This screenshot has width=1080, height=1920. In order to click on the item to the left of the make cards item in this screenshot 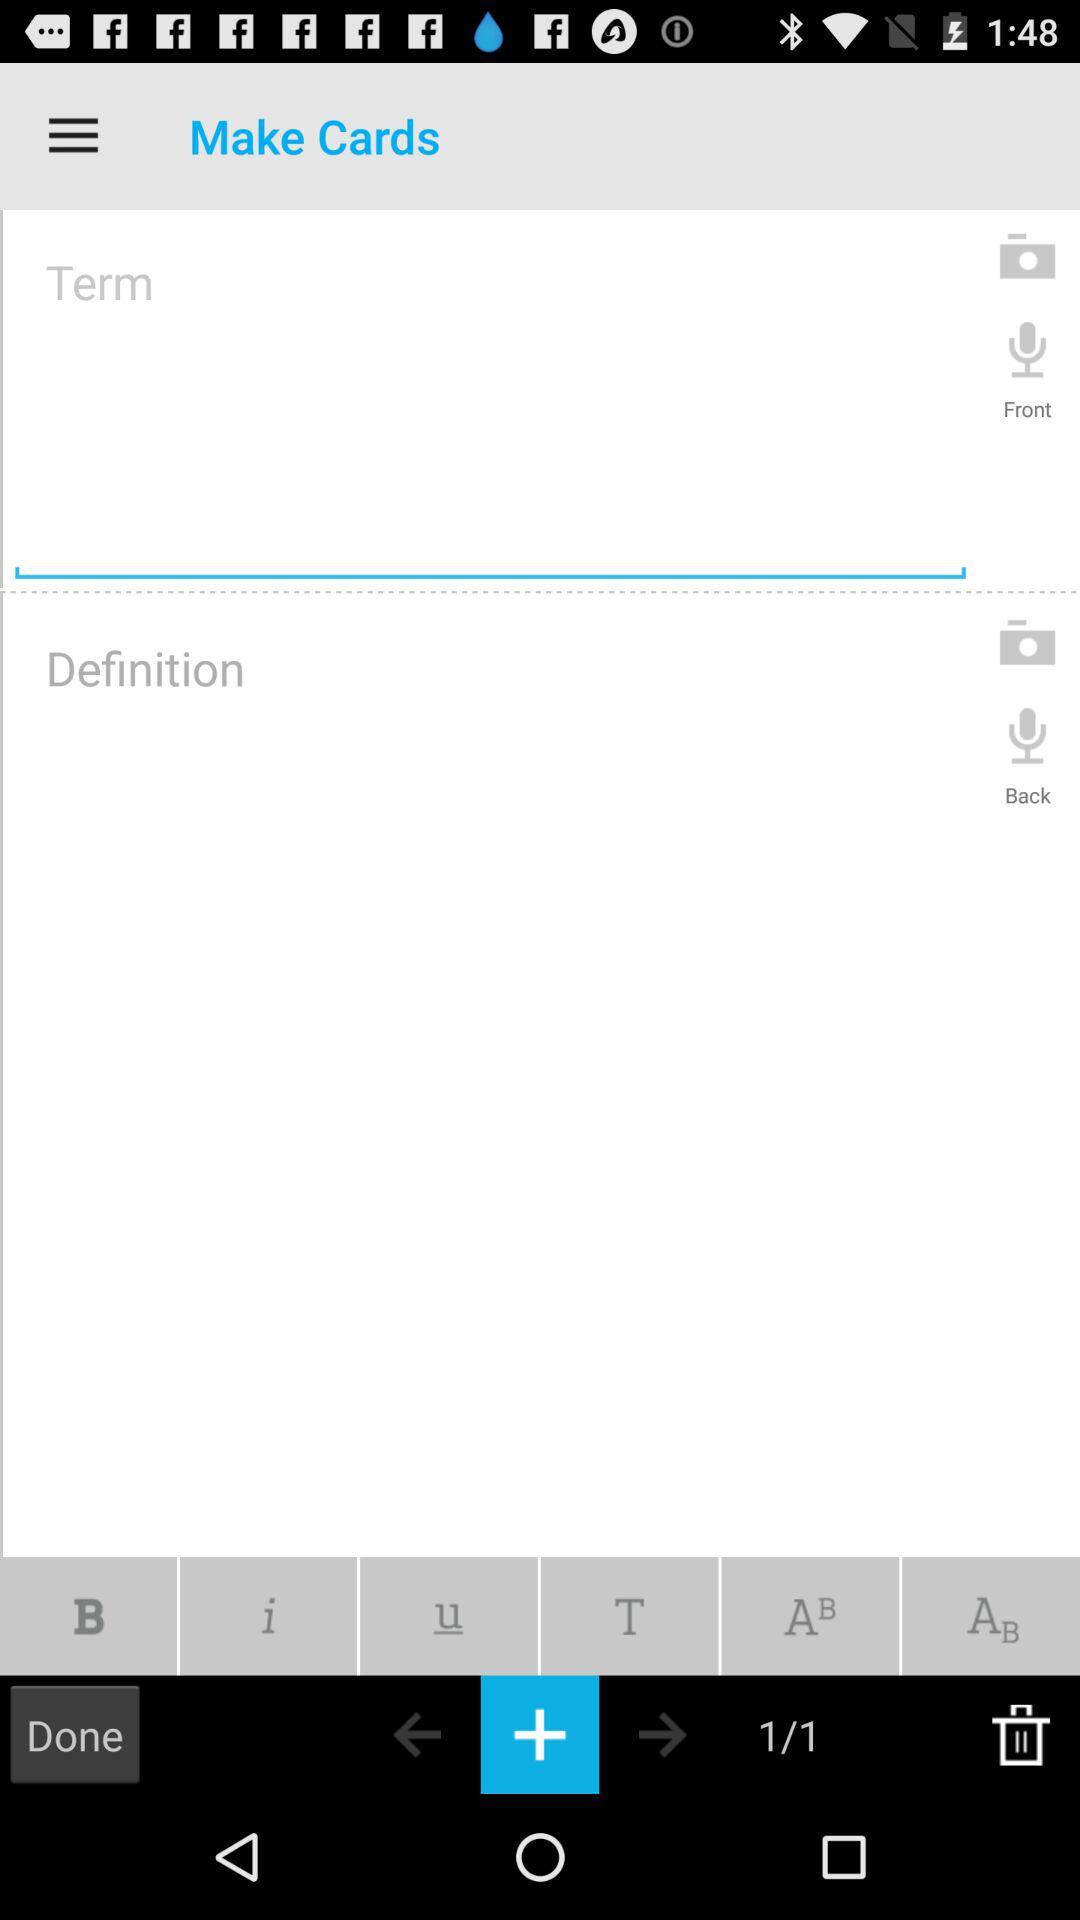, I will do `click(72, 135)`.